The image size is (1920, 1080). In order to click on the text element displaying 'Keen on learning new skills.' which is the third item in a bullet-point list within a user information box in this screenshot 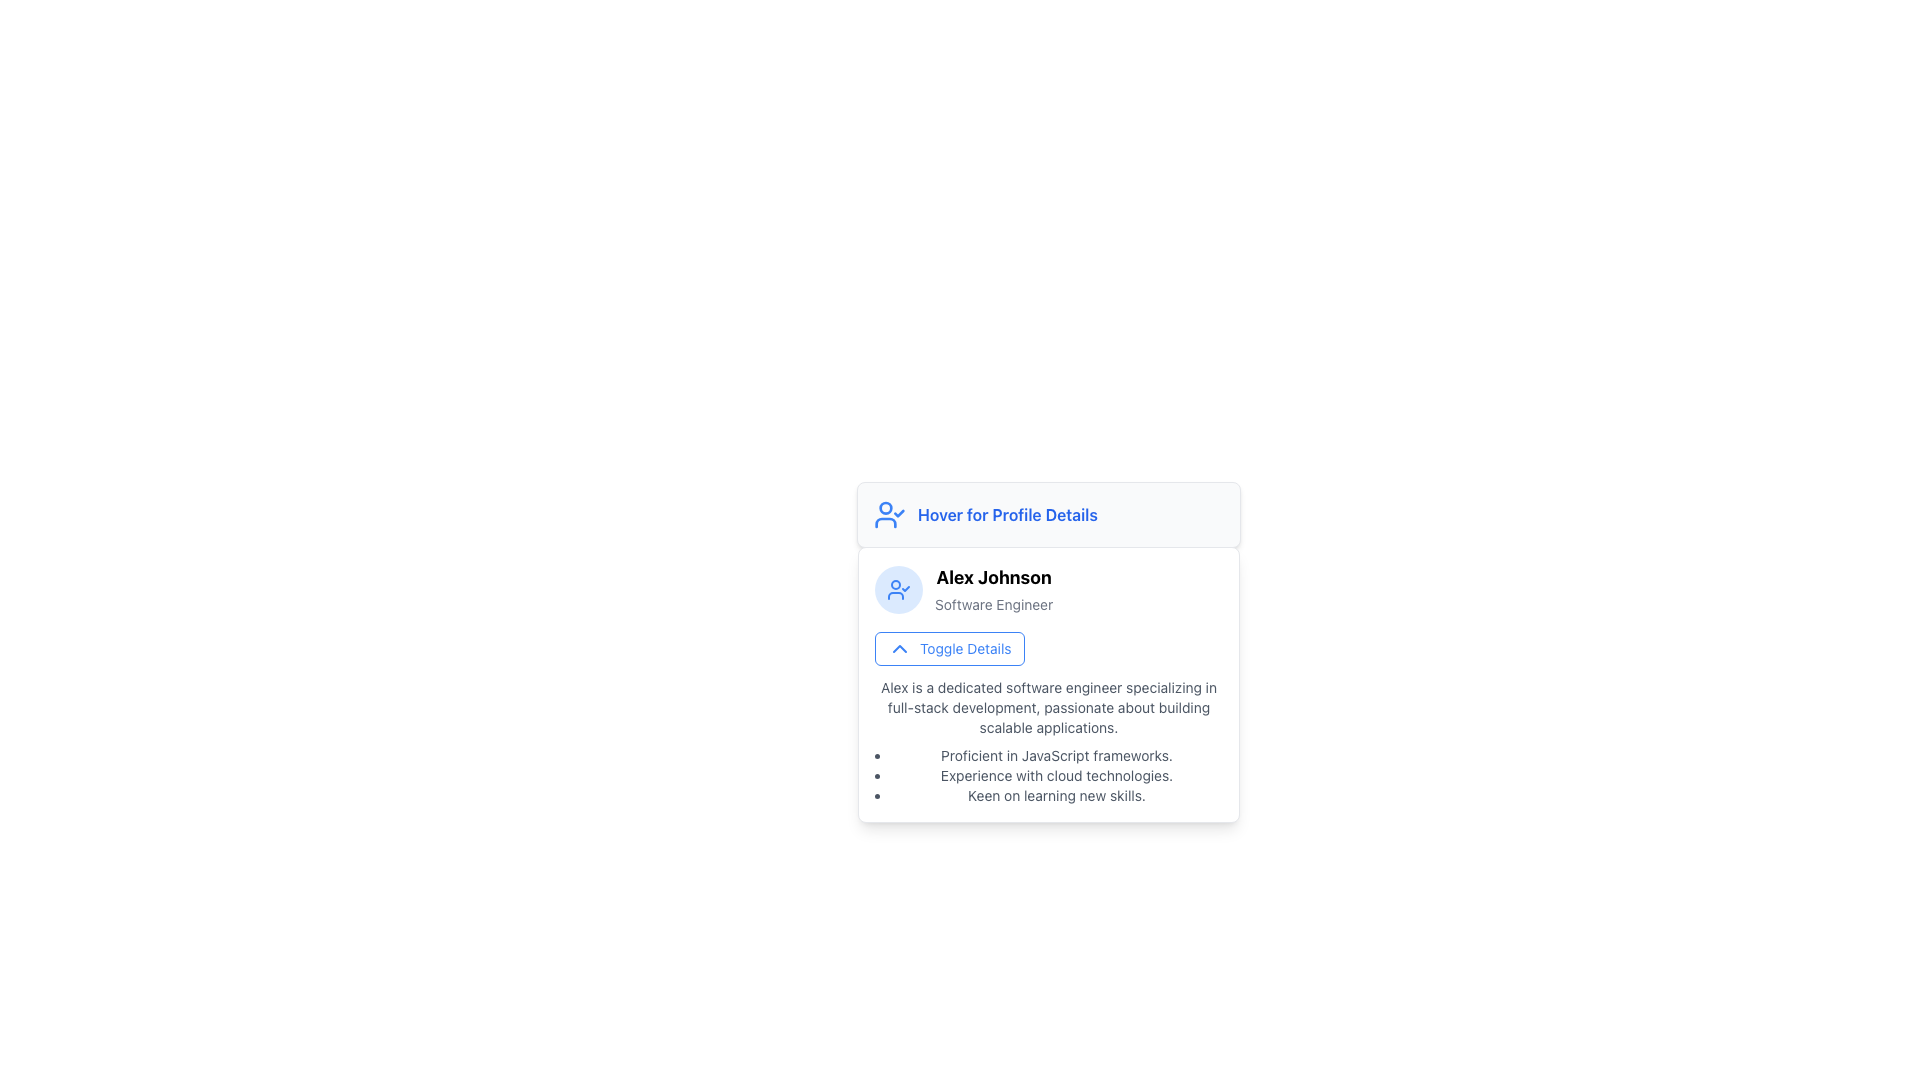, I will do `click(1055, 794)`.